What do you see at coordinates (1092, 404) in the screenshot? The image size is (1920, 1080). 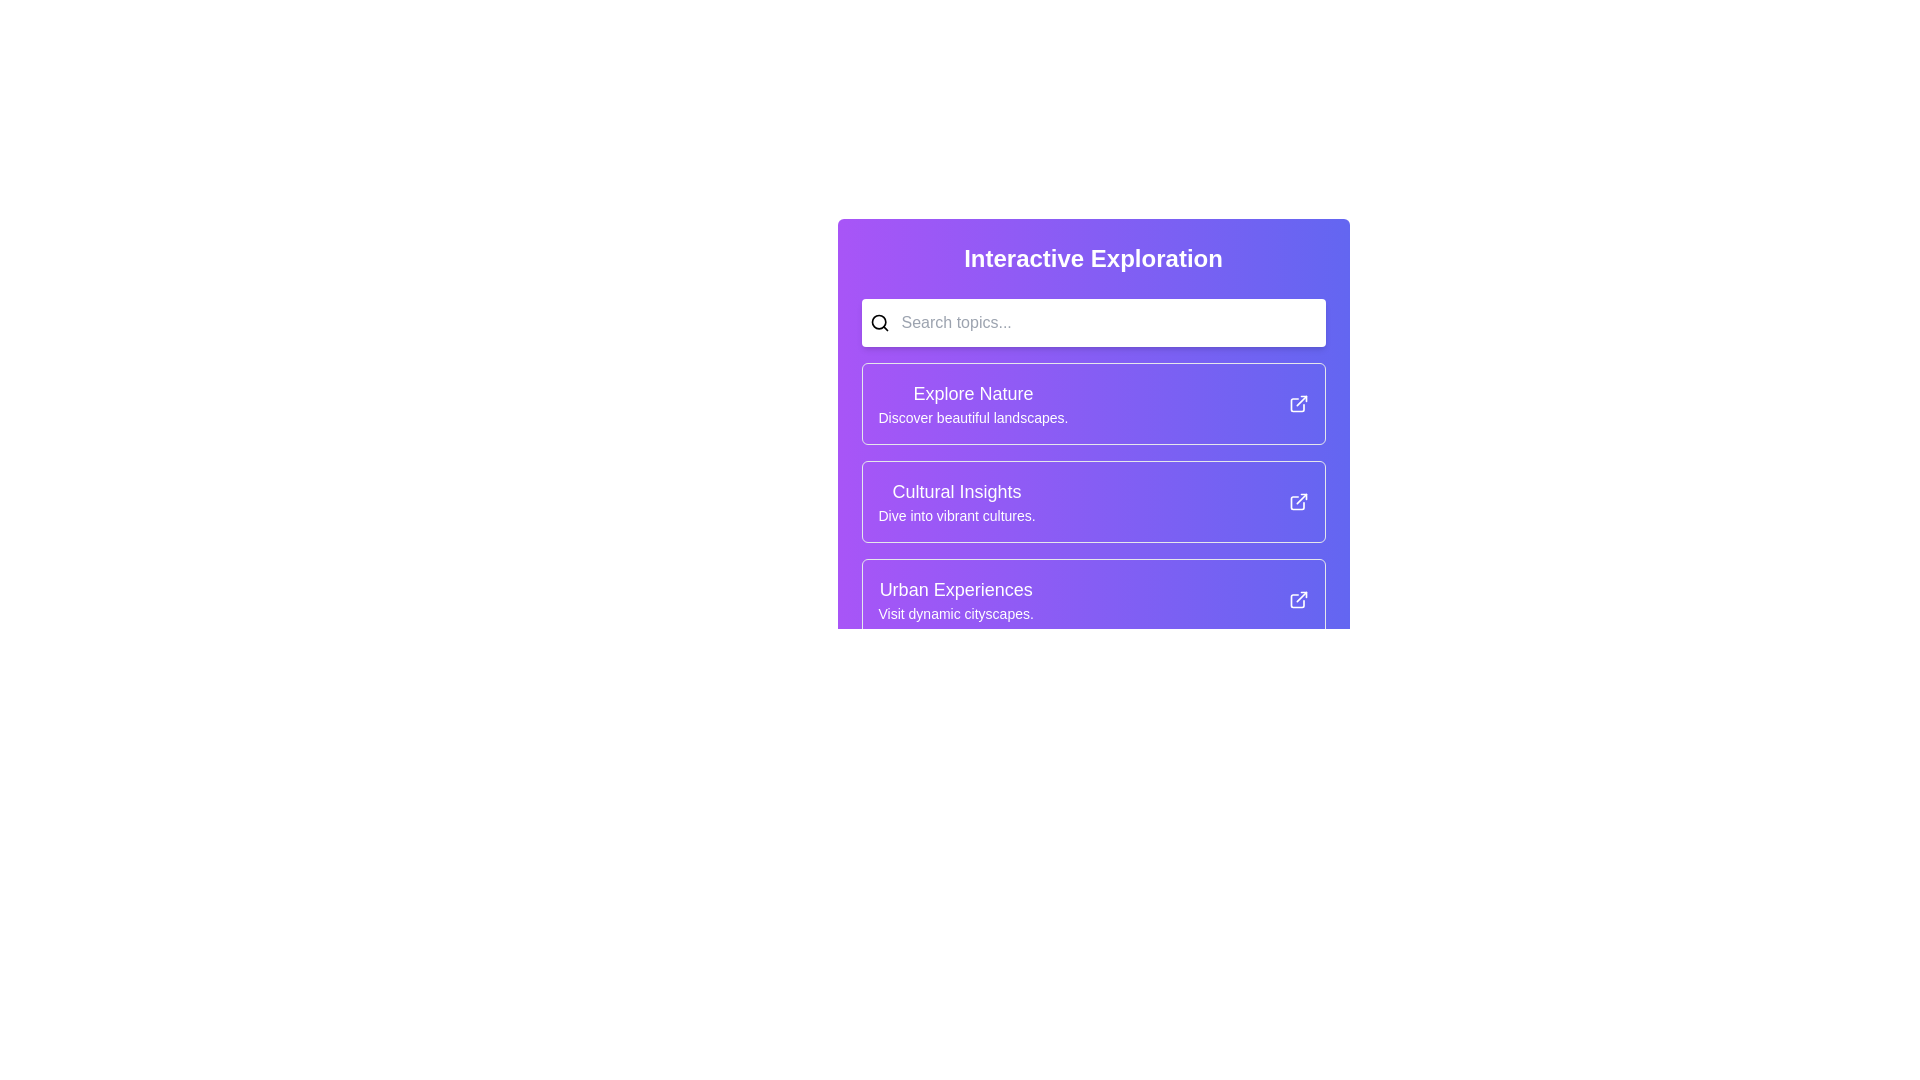 I see `the first clickable card in the vertical list below the search bar` at bounding box center [1092, 404].